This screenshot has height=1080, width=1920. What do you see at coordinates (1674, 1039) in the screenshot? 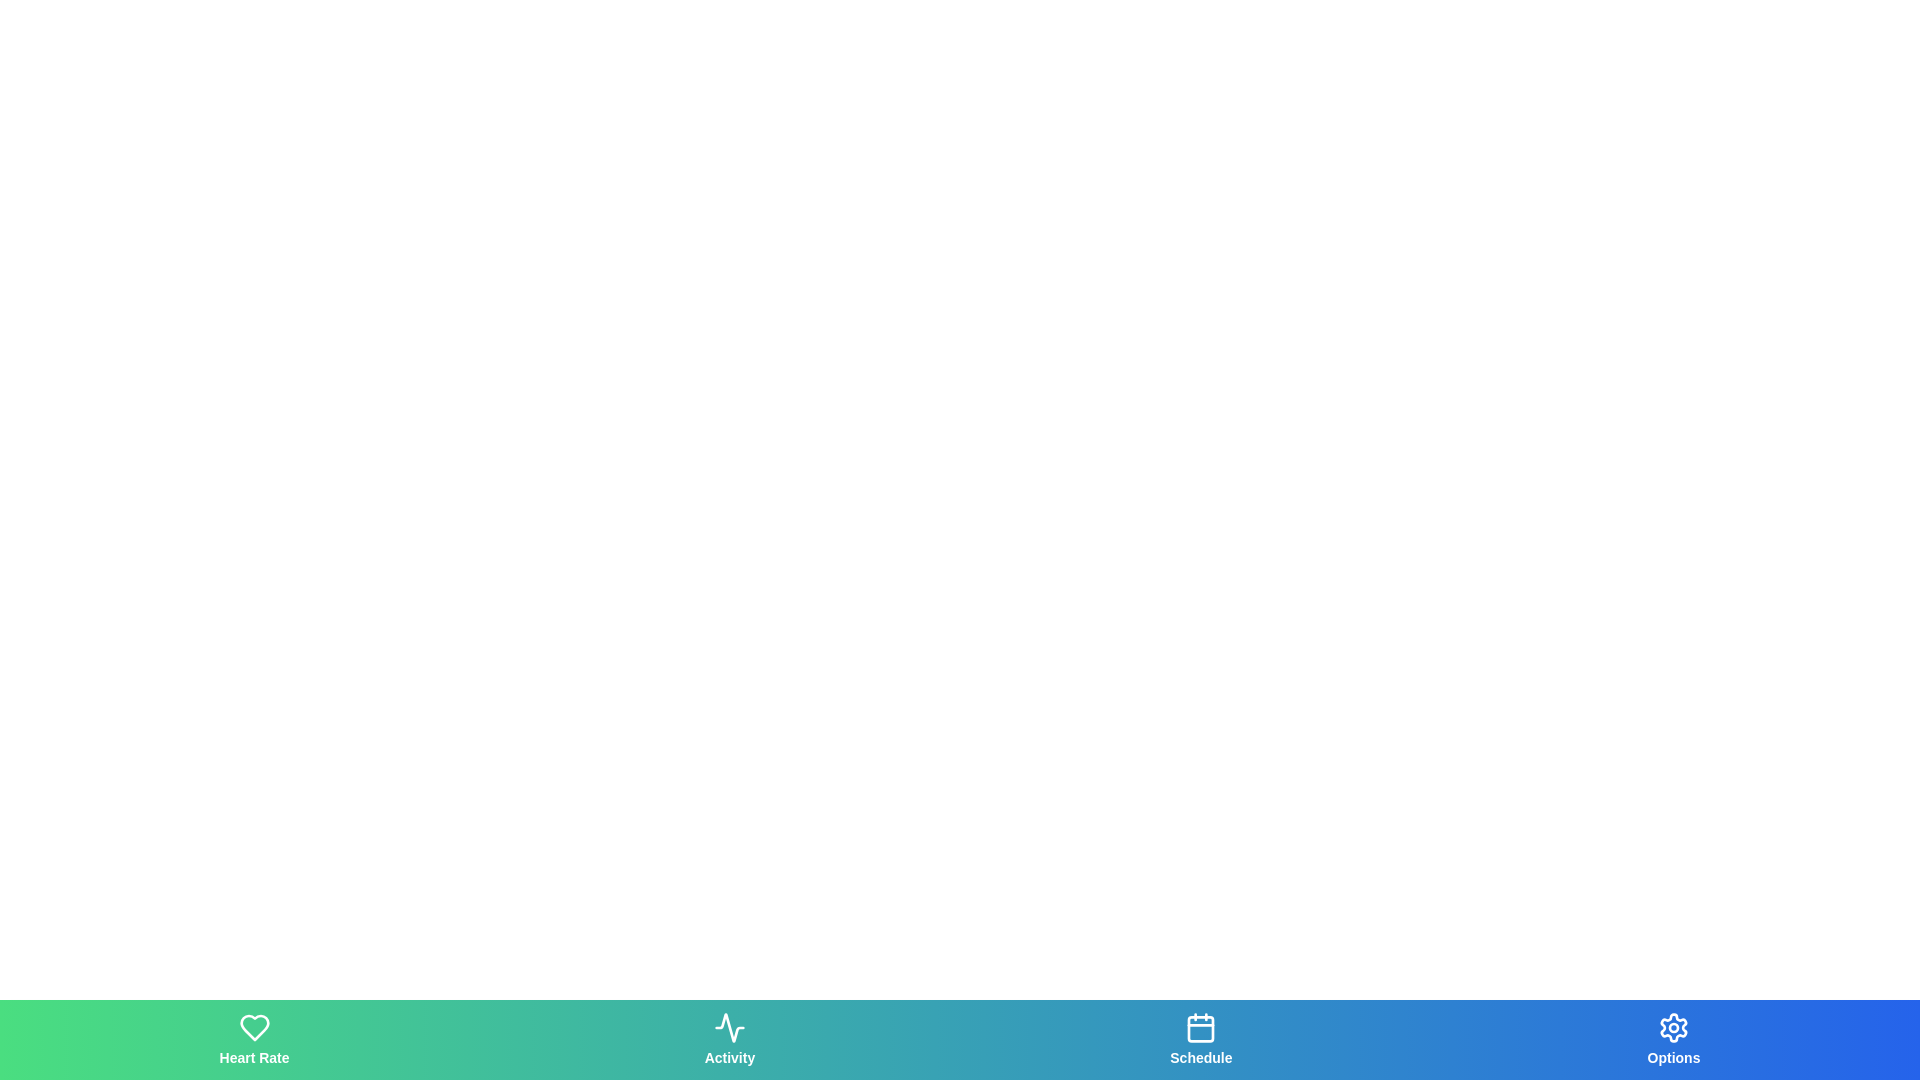
I see `the tab labeled Options to observe its hover effects` at bounding box center [1674, 1039].